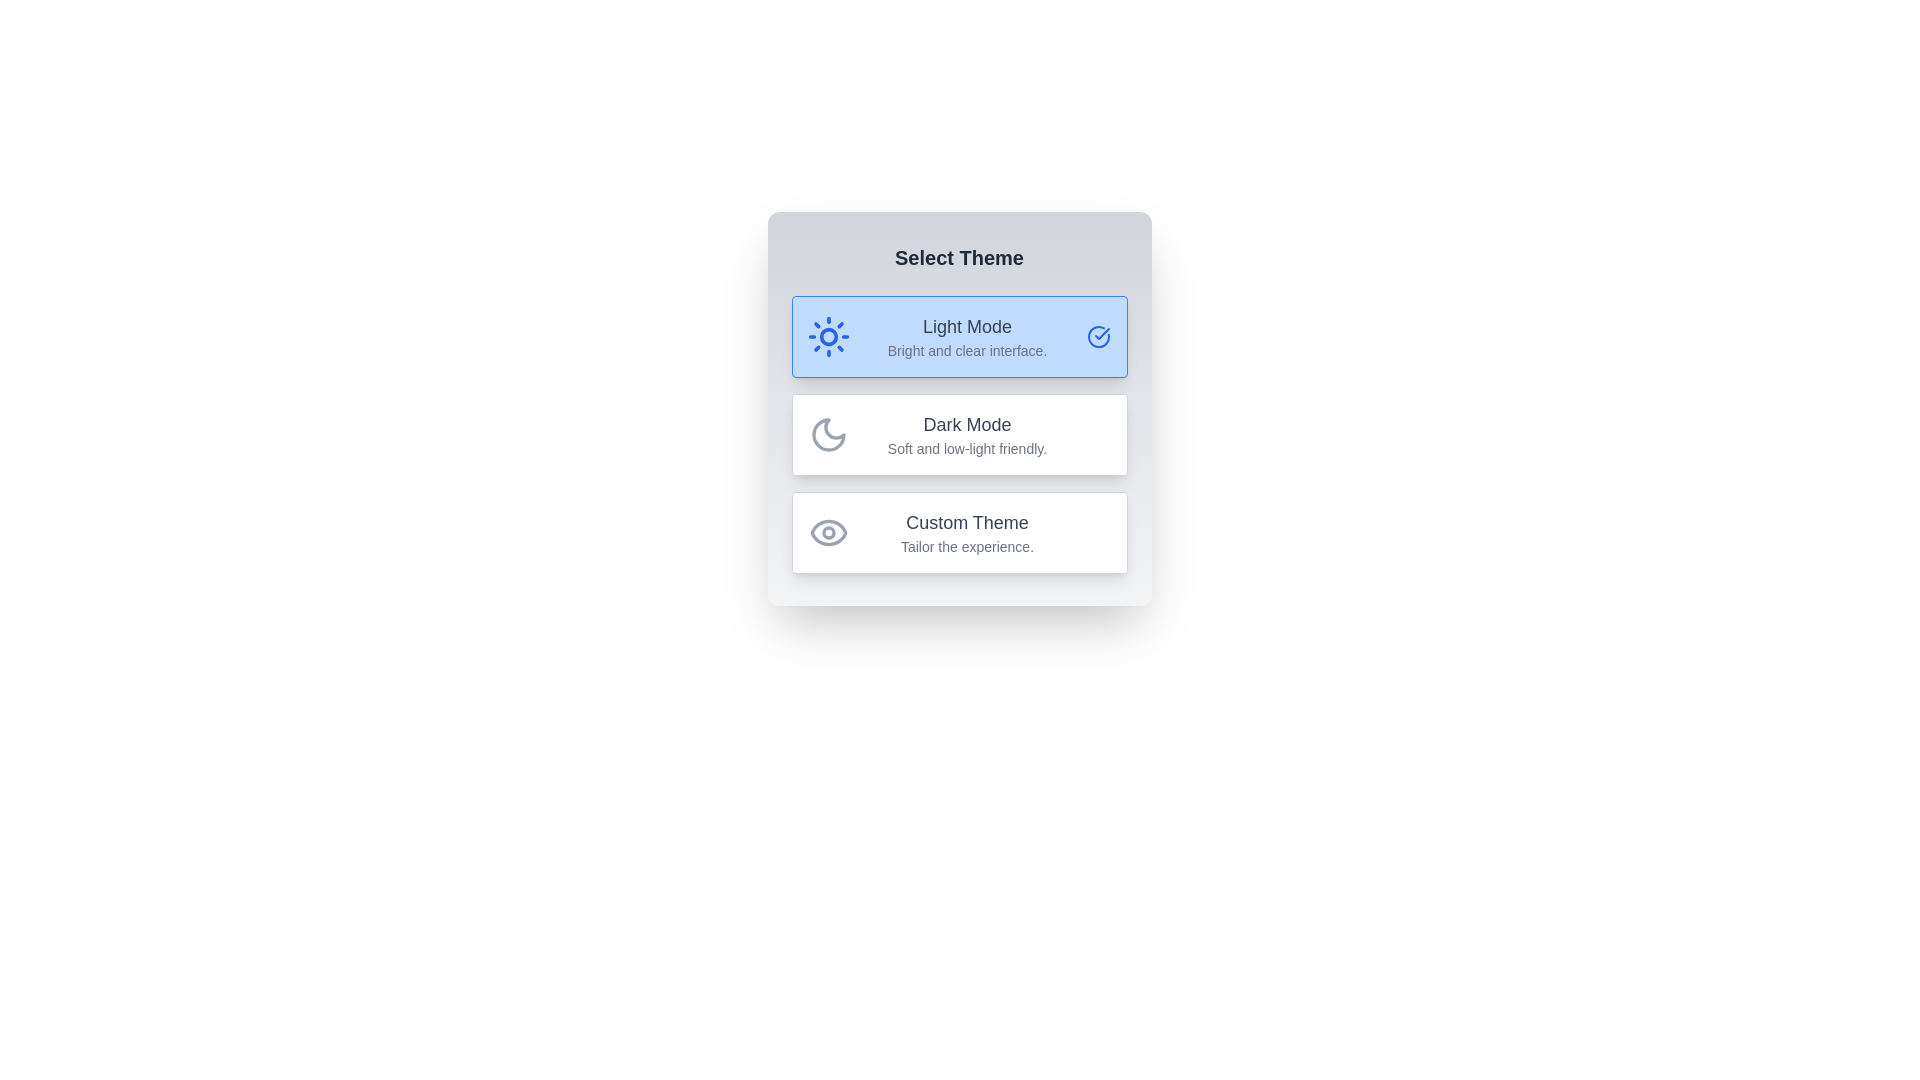 The image size is (1920, 1080). I want to click on 'Dark Mode' text label in the 'Select Theme' interface, which provides information about the dark mode theme option, so click(967, 434).